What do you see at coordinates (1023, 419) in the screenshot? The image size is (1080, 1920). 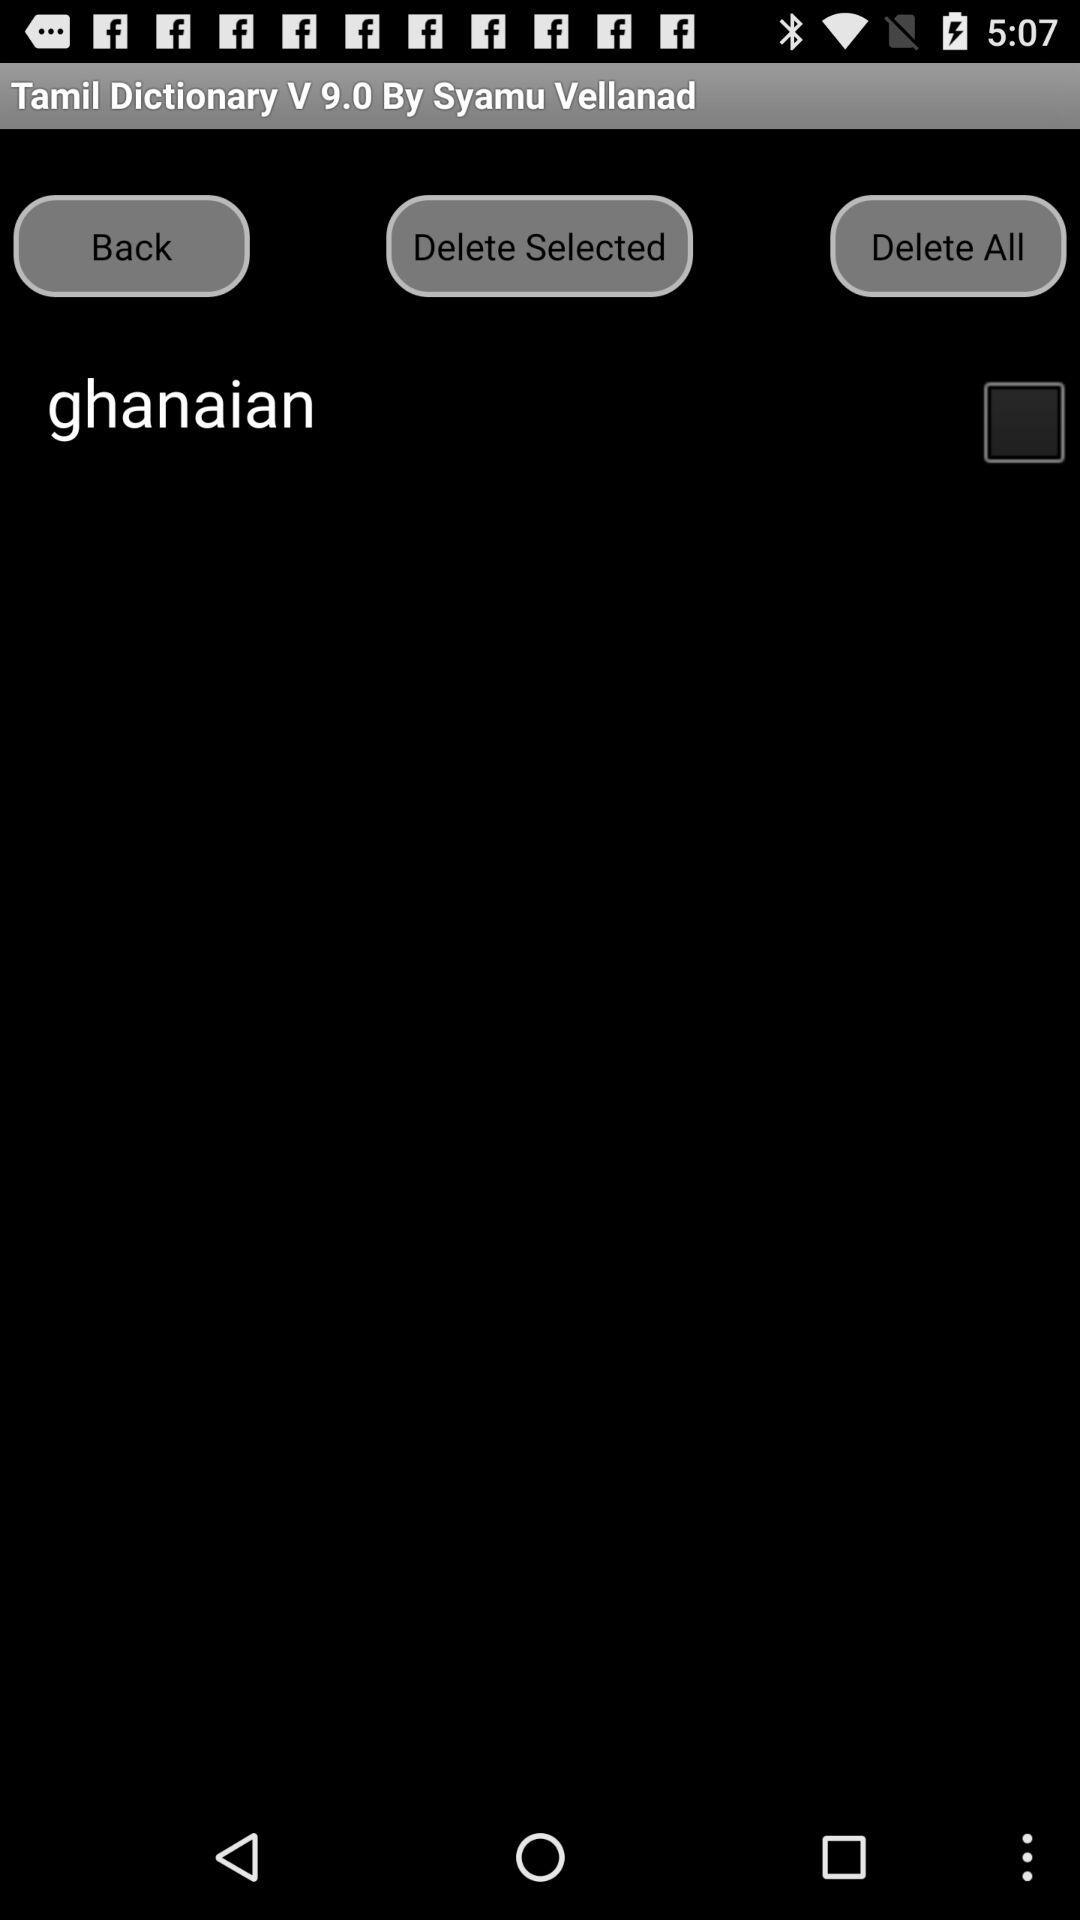 I see `the icon to the right of ghanaian icon` at bounding box center [1023, 419].